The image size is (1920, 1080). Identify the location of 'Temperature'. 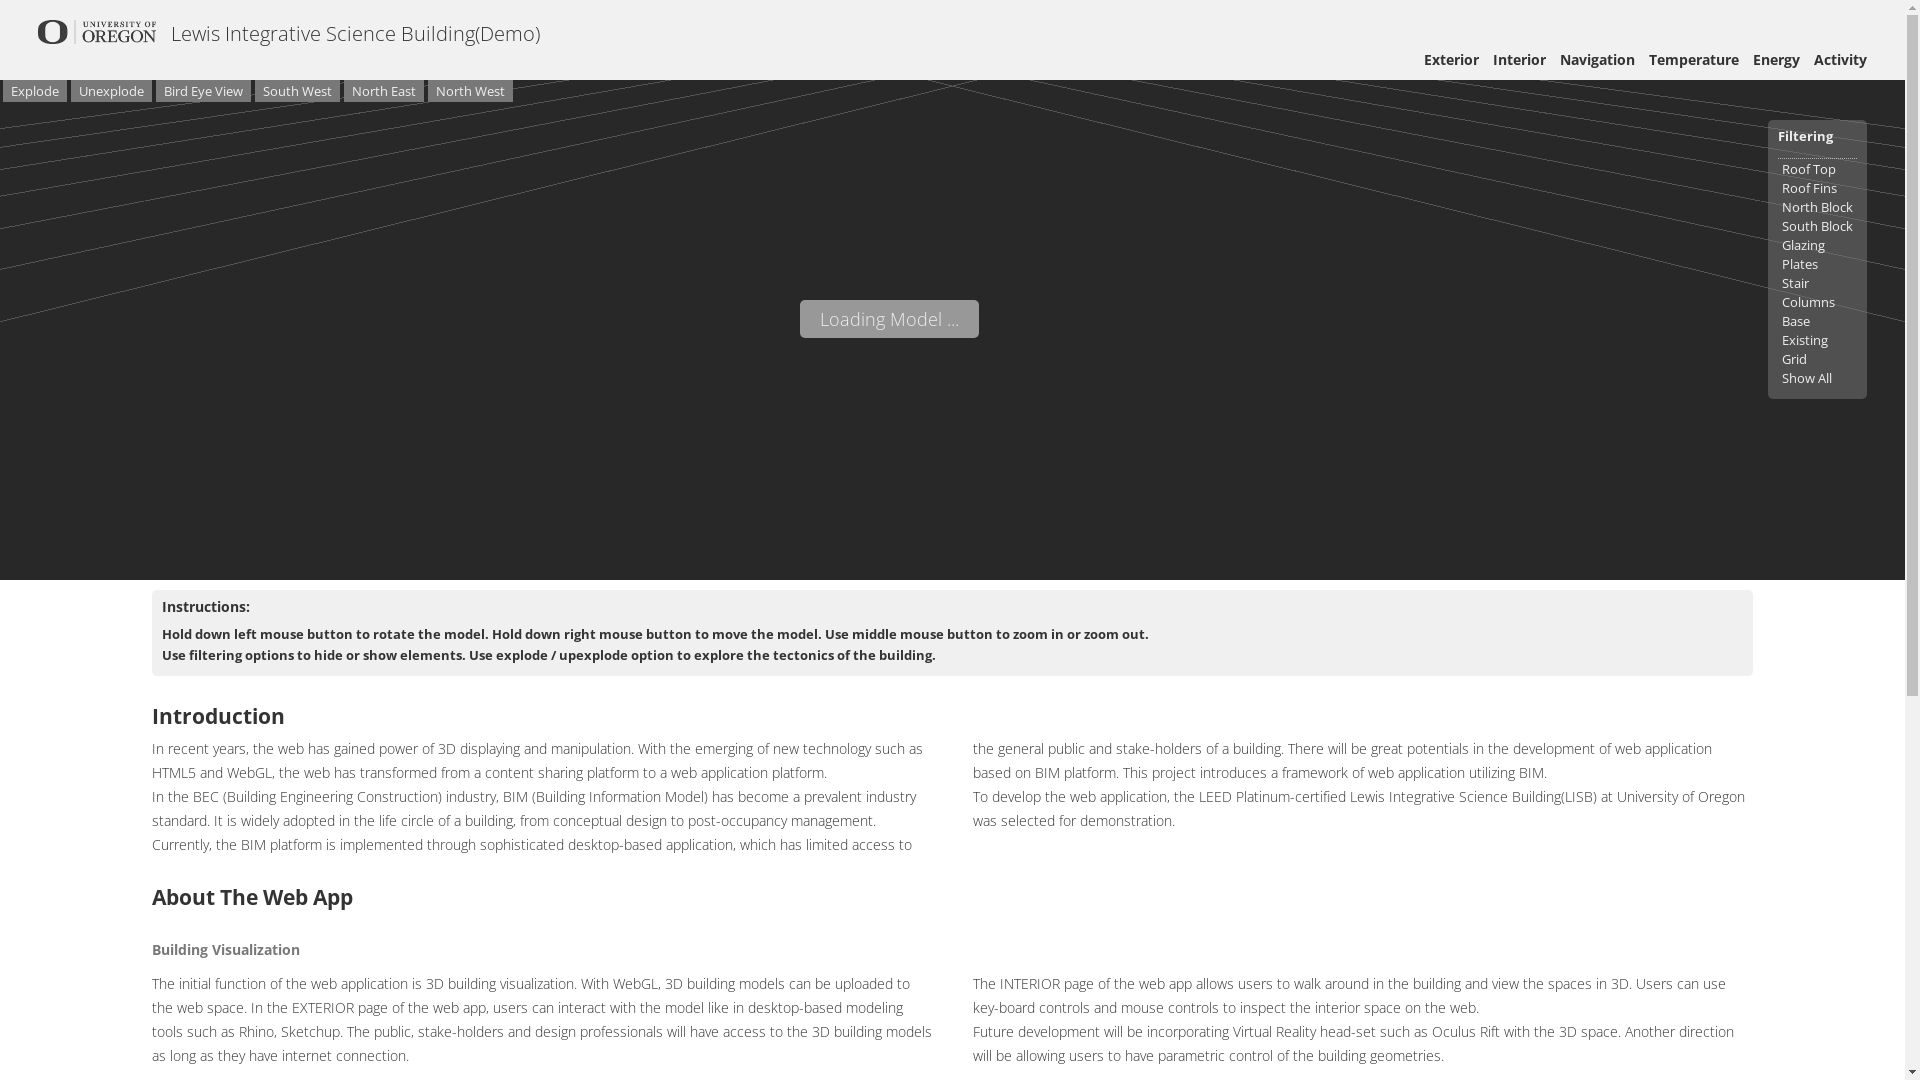
(1693, 58).